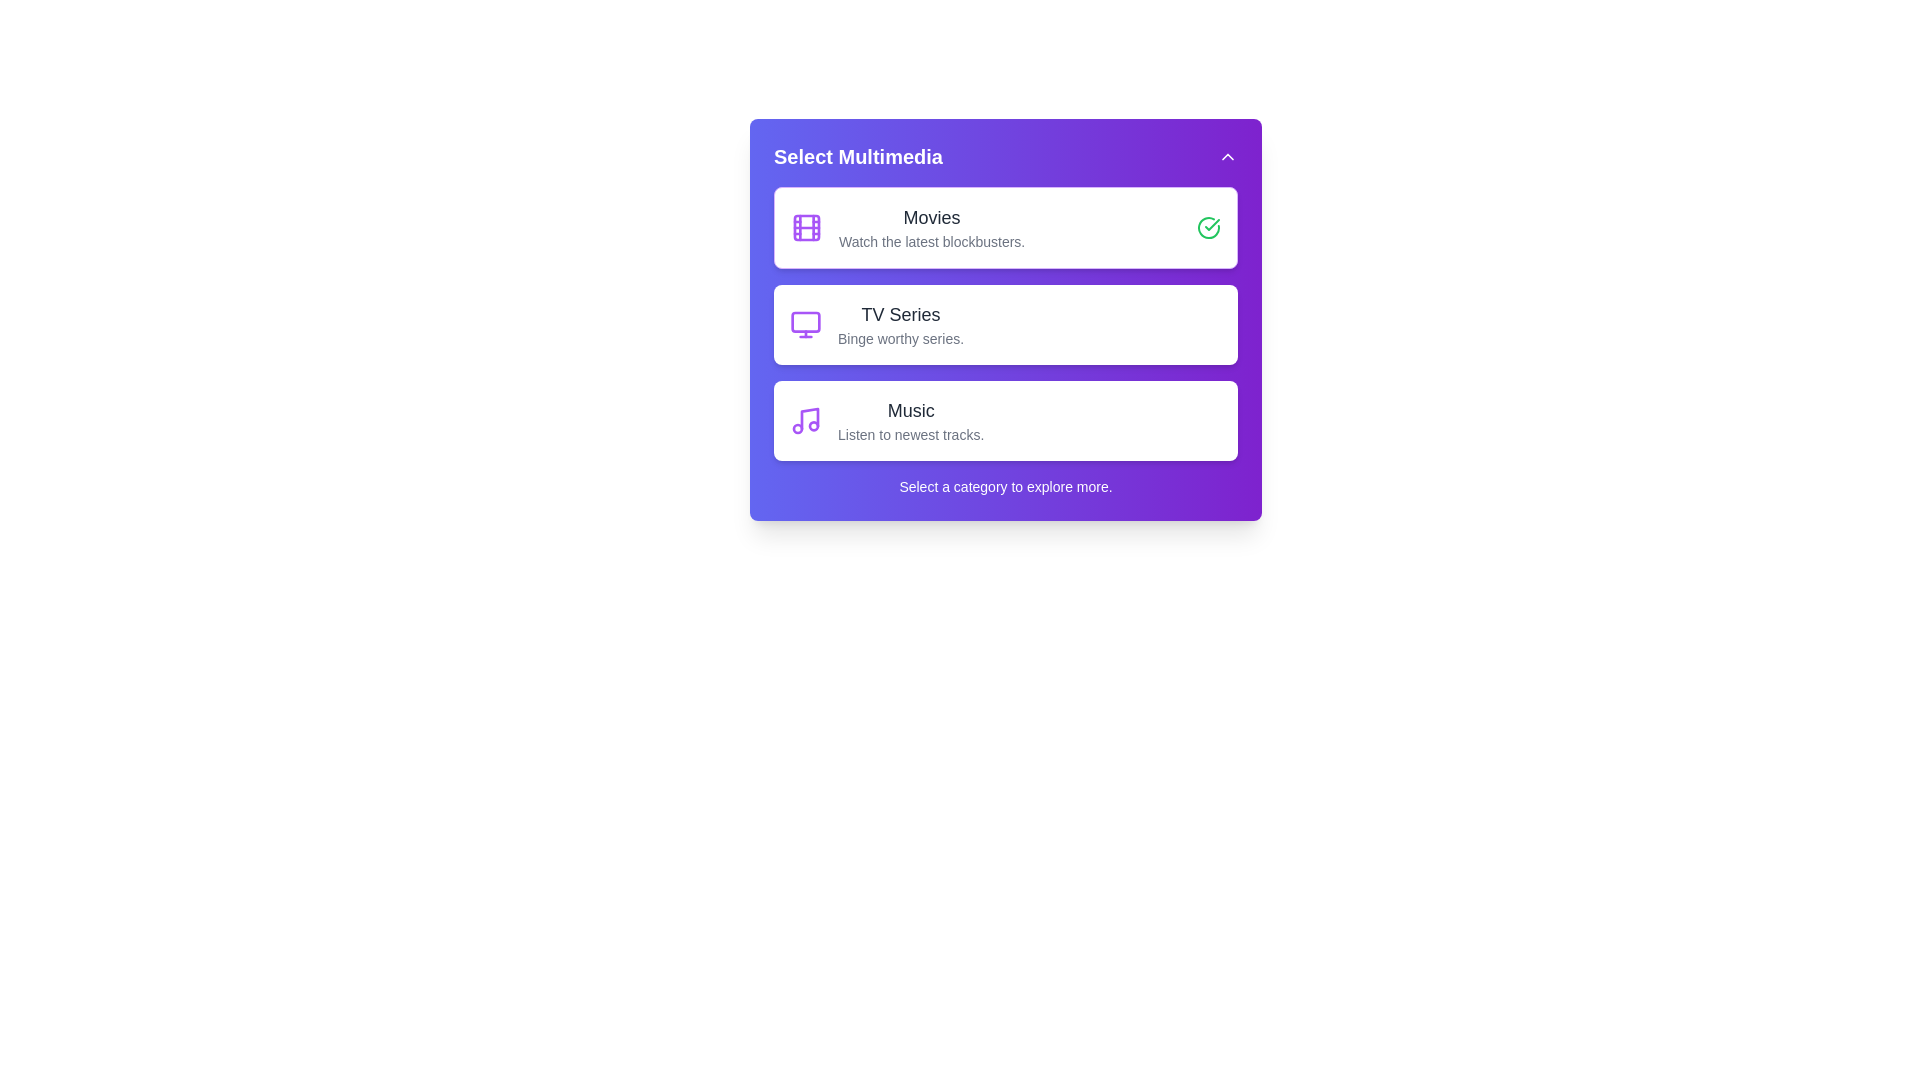  What do you see at coordinates (1227, 156) in the screenshot?
I see `the arrow button to toggle the dropdown menu visibility` at bounding box center [1227, 156].